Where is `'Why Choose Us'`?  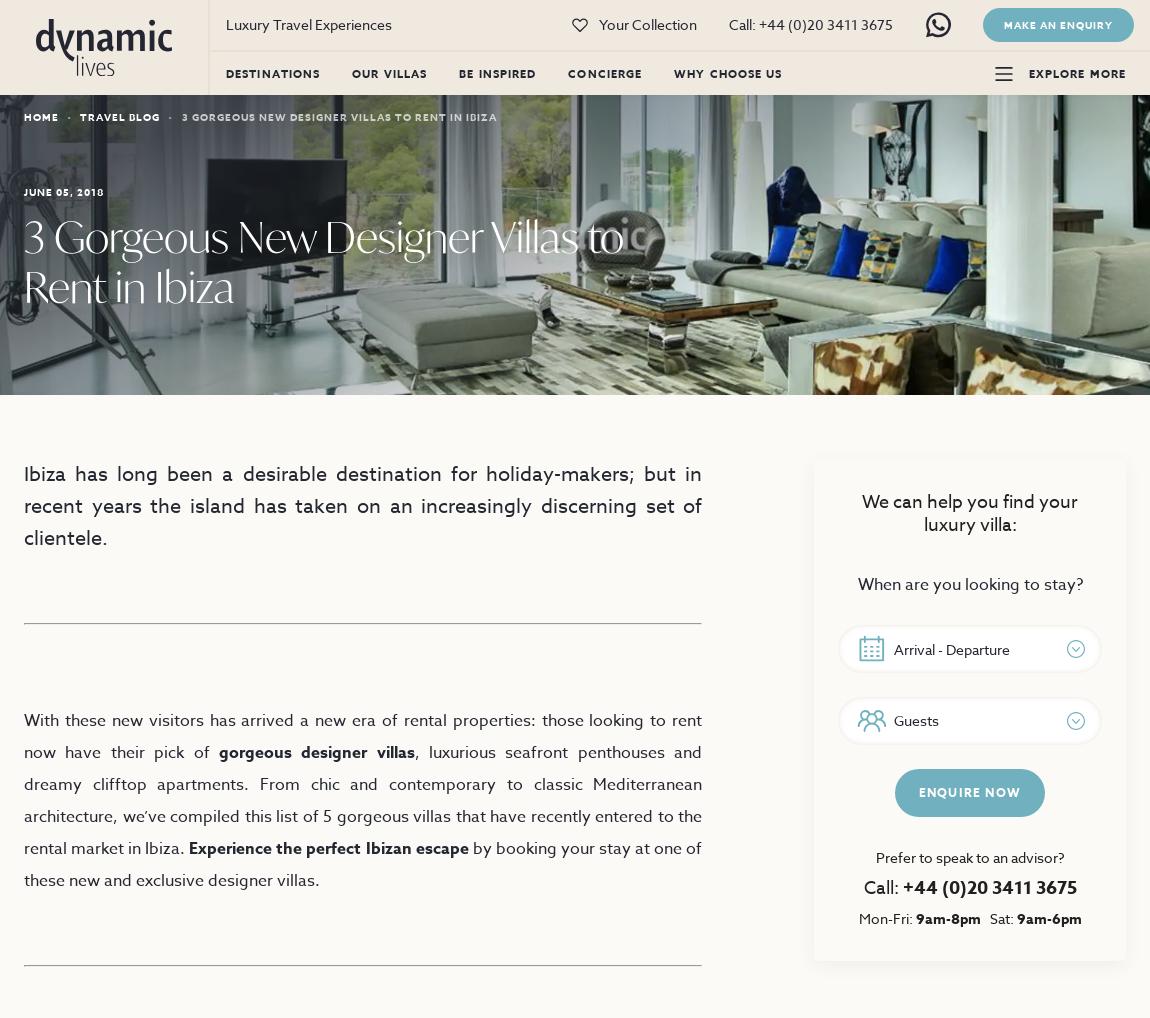
'Why Choose Us' is located at coordinates (726, 73).